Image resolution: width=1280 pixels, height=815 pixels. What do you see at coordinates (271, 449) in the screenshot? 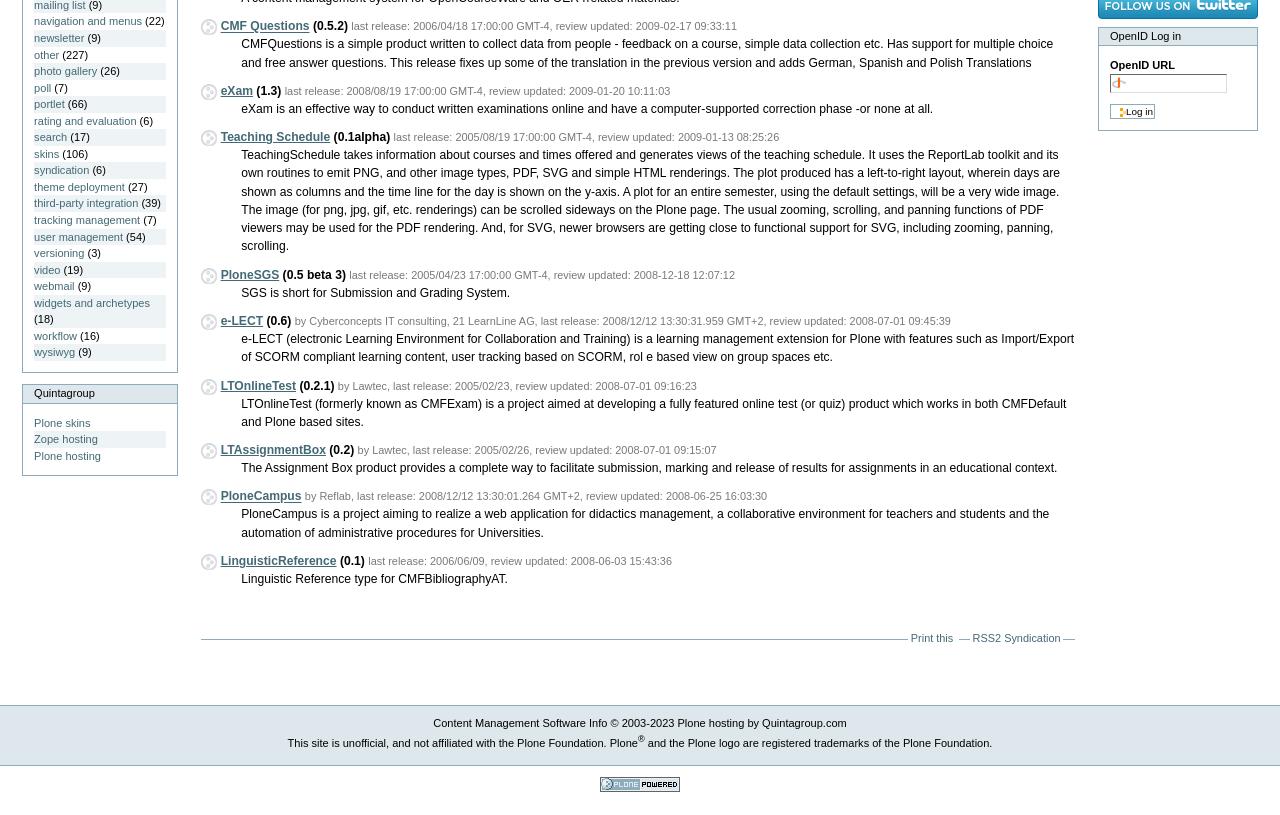
I see `'LTAssignmentBox'` at bounding box center [271, 449].